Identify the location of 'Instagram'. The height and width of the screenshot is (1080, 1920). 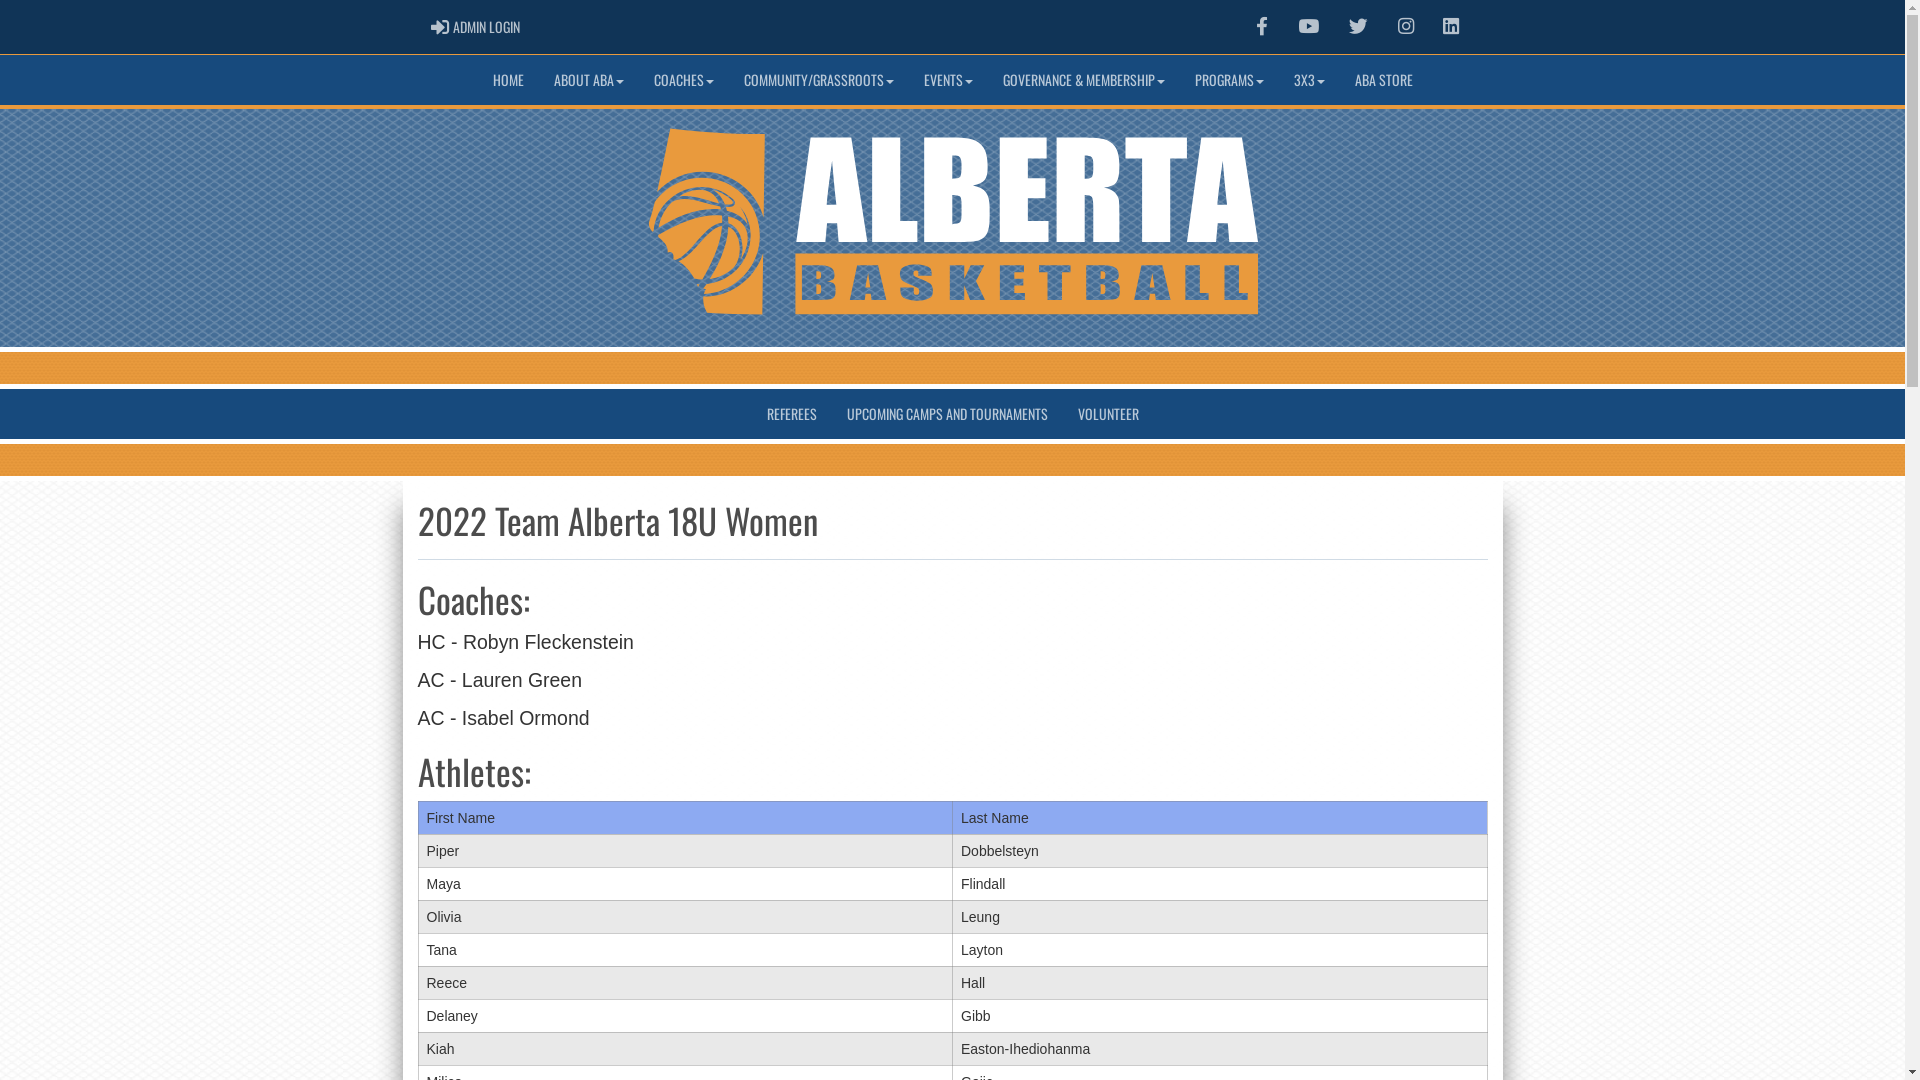
(1405, 27).